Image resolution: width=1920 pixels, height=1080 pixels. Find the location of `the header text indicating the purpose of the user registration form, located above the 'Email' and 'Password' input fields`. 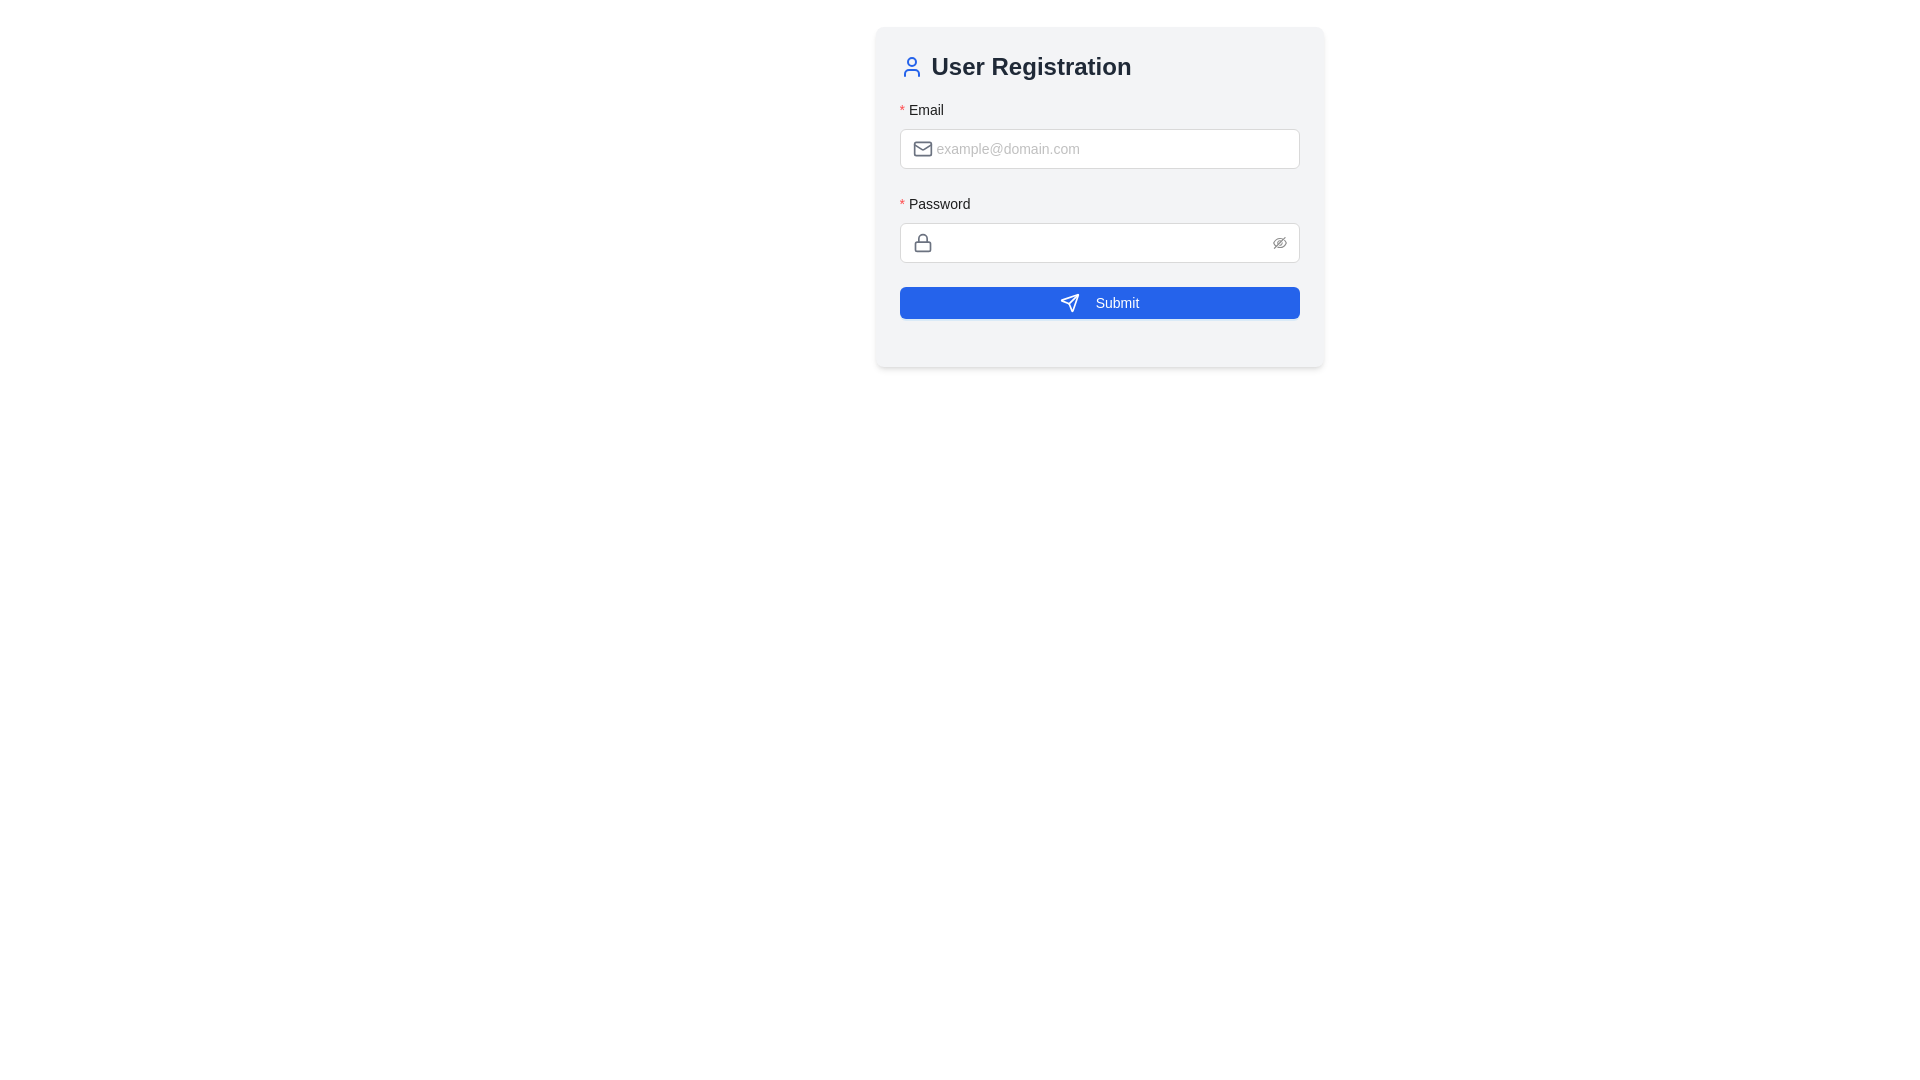

the header text indicating the purpose of the user registration form, located above the 'Email' and 'Password' input fields is located at coordinates (1098, 65).